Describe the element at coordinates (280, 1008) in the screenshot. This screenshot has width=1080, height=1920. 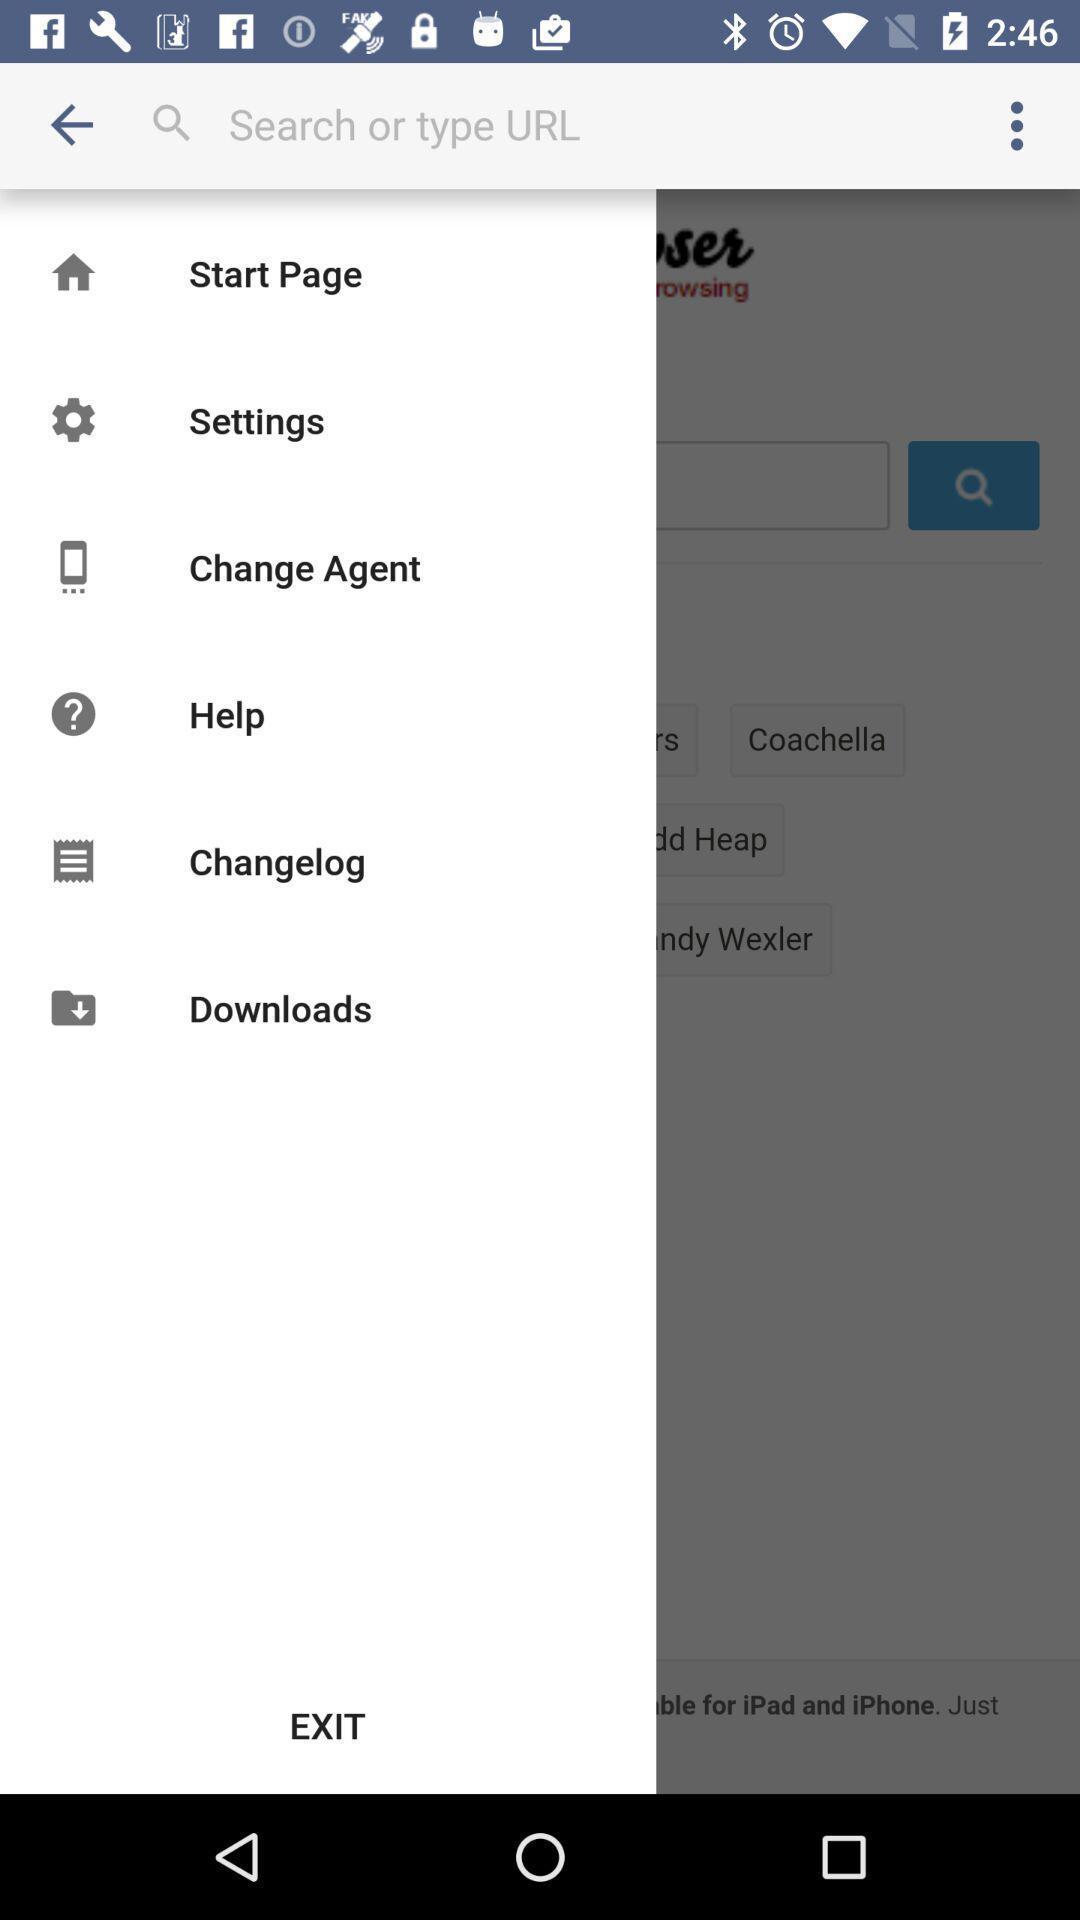
I see `the item above exit` at that location.